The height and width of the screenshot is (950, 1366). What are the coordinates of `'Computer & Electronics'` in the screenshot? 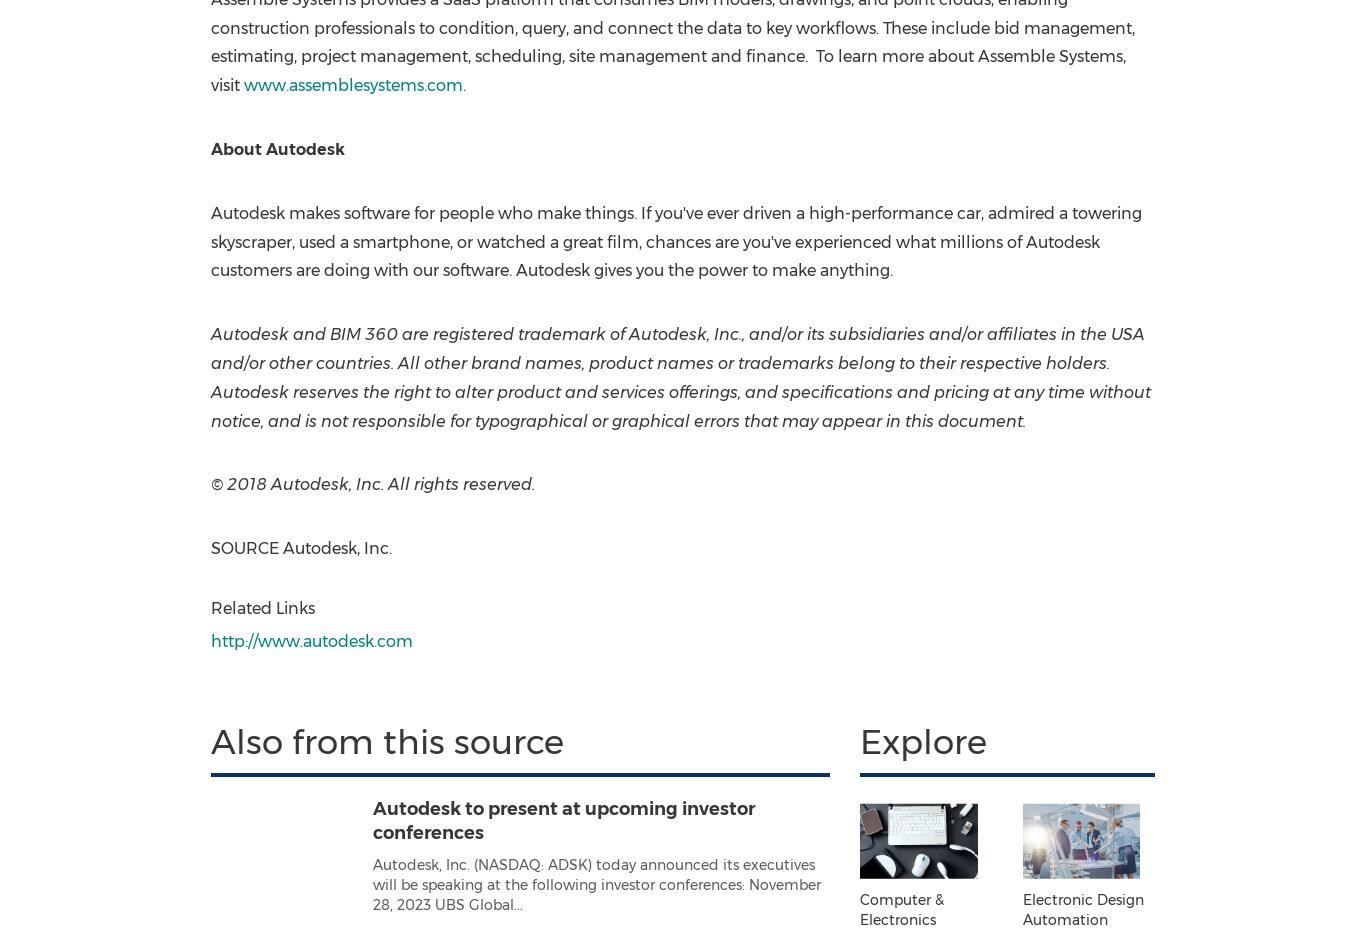 It's located at (900, 909).